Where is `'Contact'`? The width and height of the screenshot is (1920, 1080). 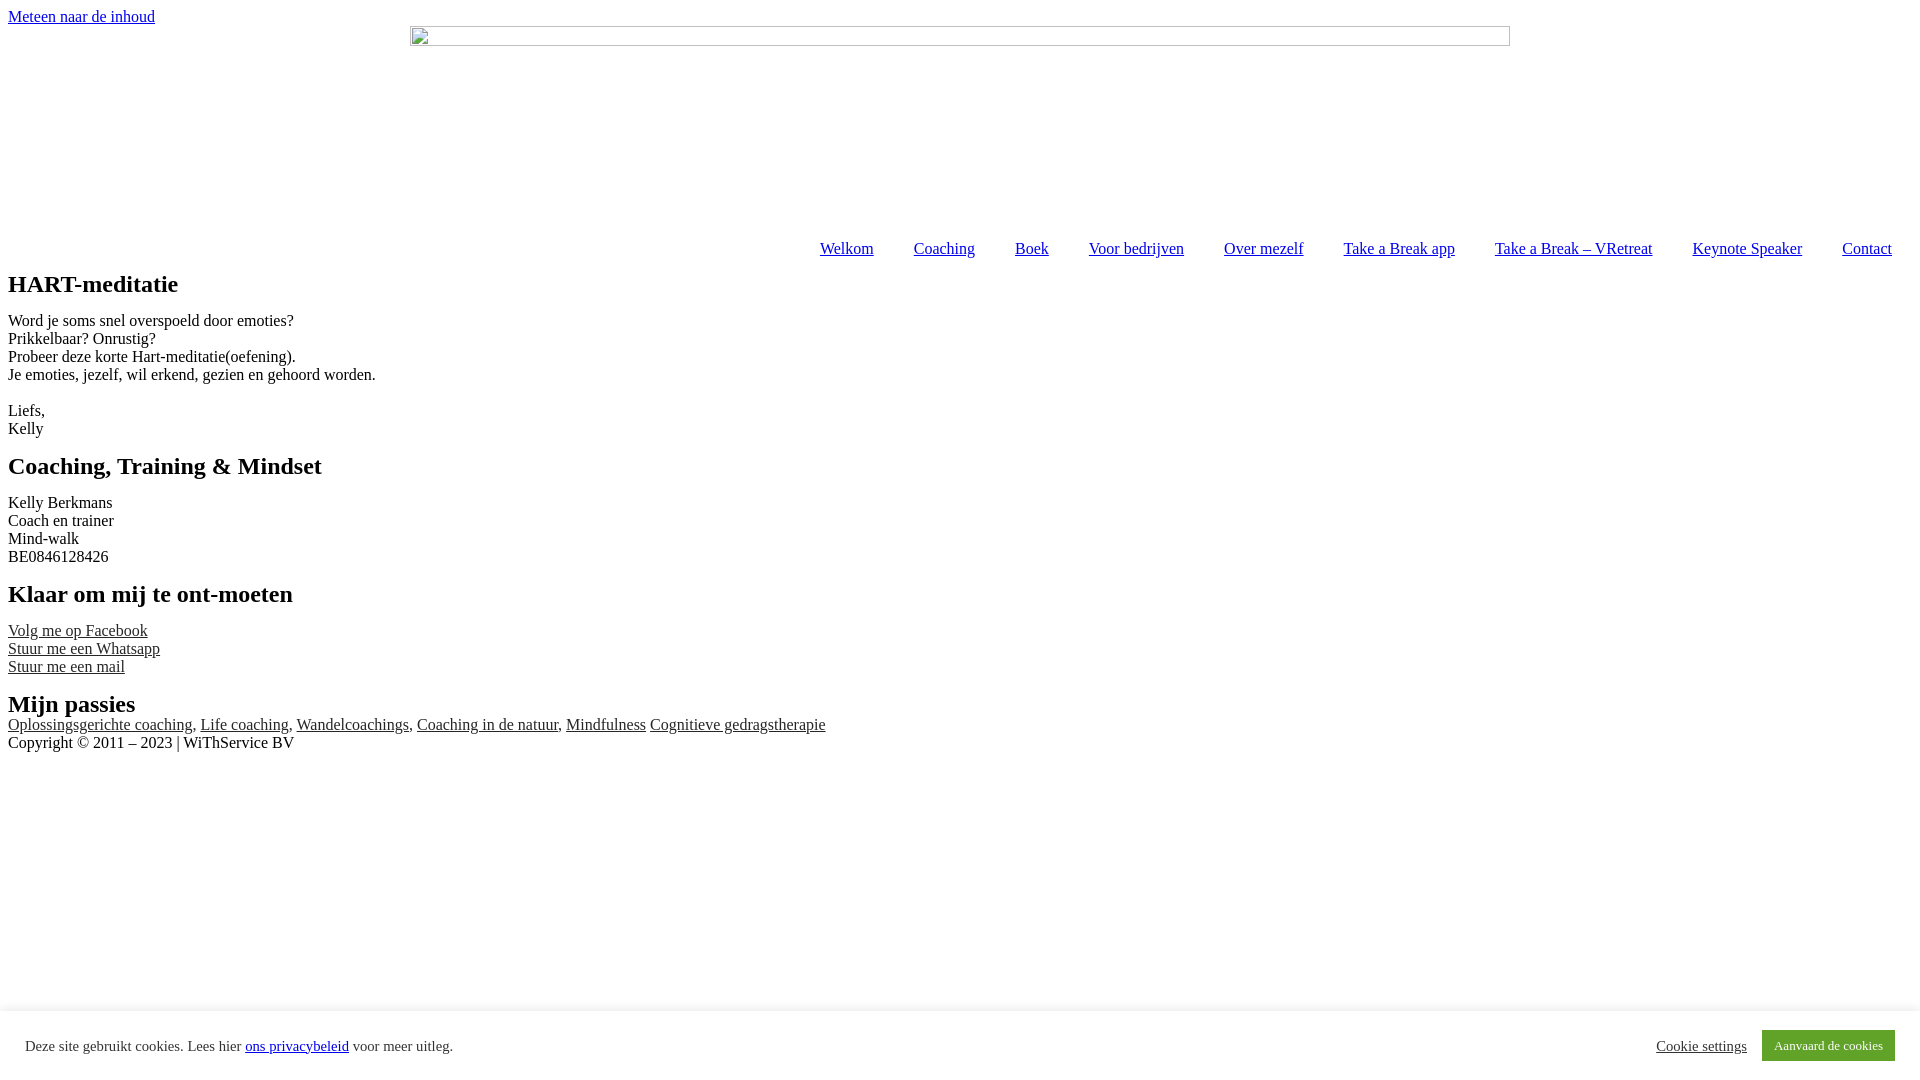
'Contact' is located at coordinates (1866, 248).